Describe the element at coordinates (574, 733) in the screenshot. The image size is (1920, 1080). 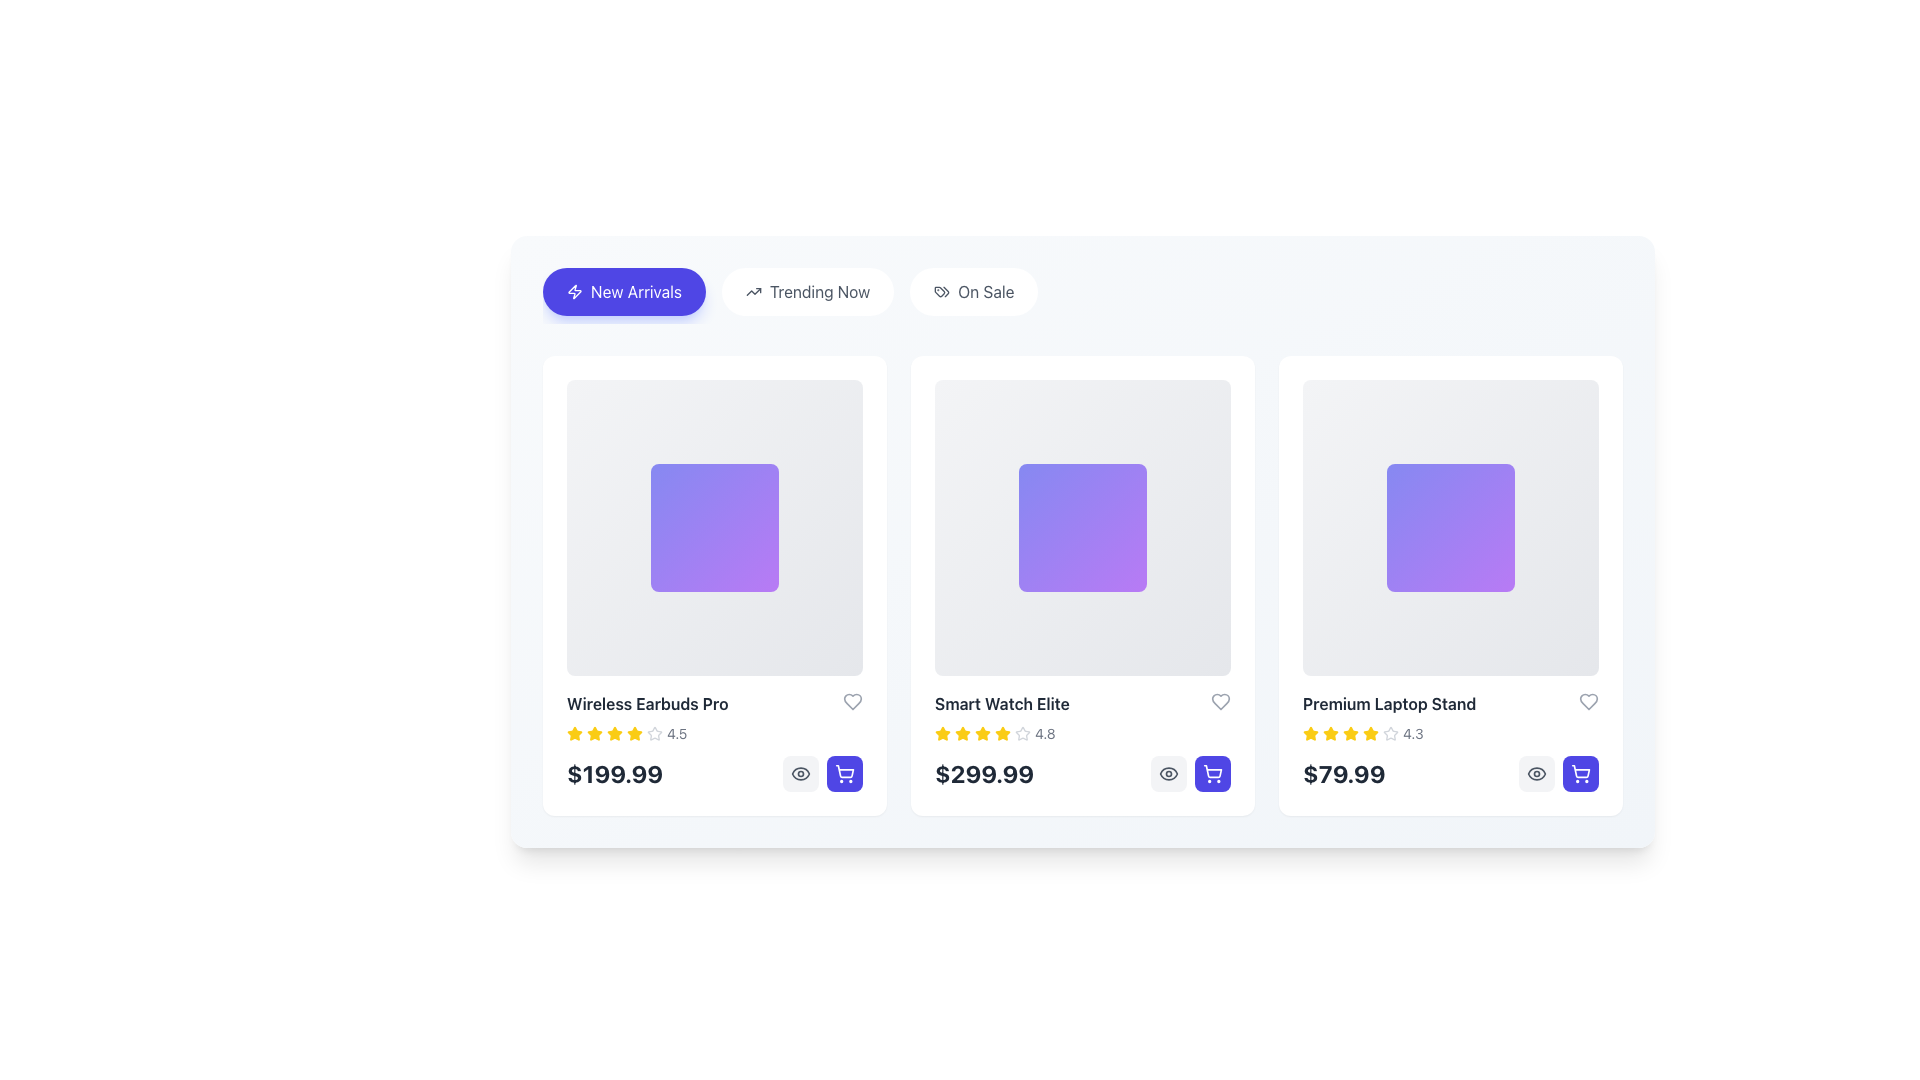
I see `the first star icon in the rating display system for the 'Wireless Earbuds Pro' product, which visually indicates the product's rating and is located below the product information and above the pricing section` at that location.